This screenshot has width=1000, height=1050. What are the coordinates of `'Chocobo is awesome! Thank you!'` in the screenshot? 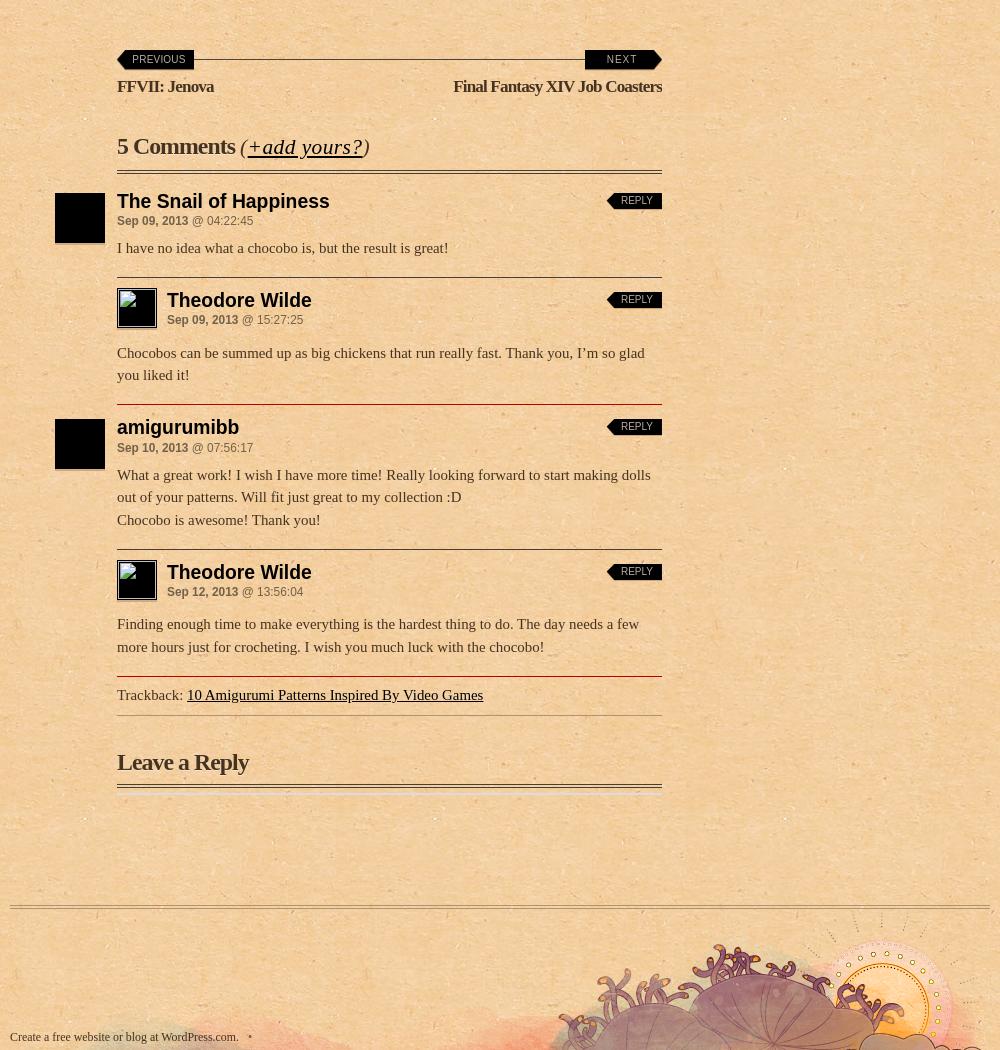 It's located at (217, 512).